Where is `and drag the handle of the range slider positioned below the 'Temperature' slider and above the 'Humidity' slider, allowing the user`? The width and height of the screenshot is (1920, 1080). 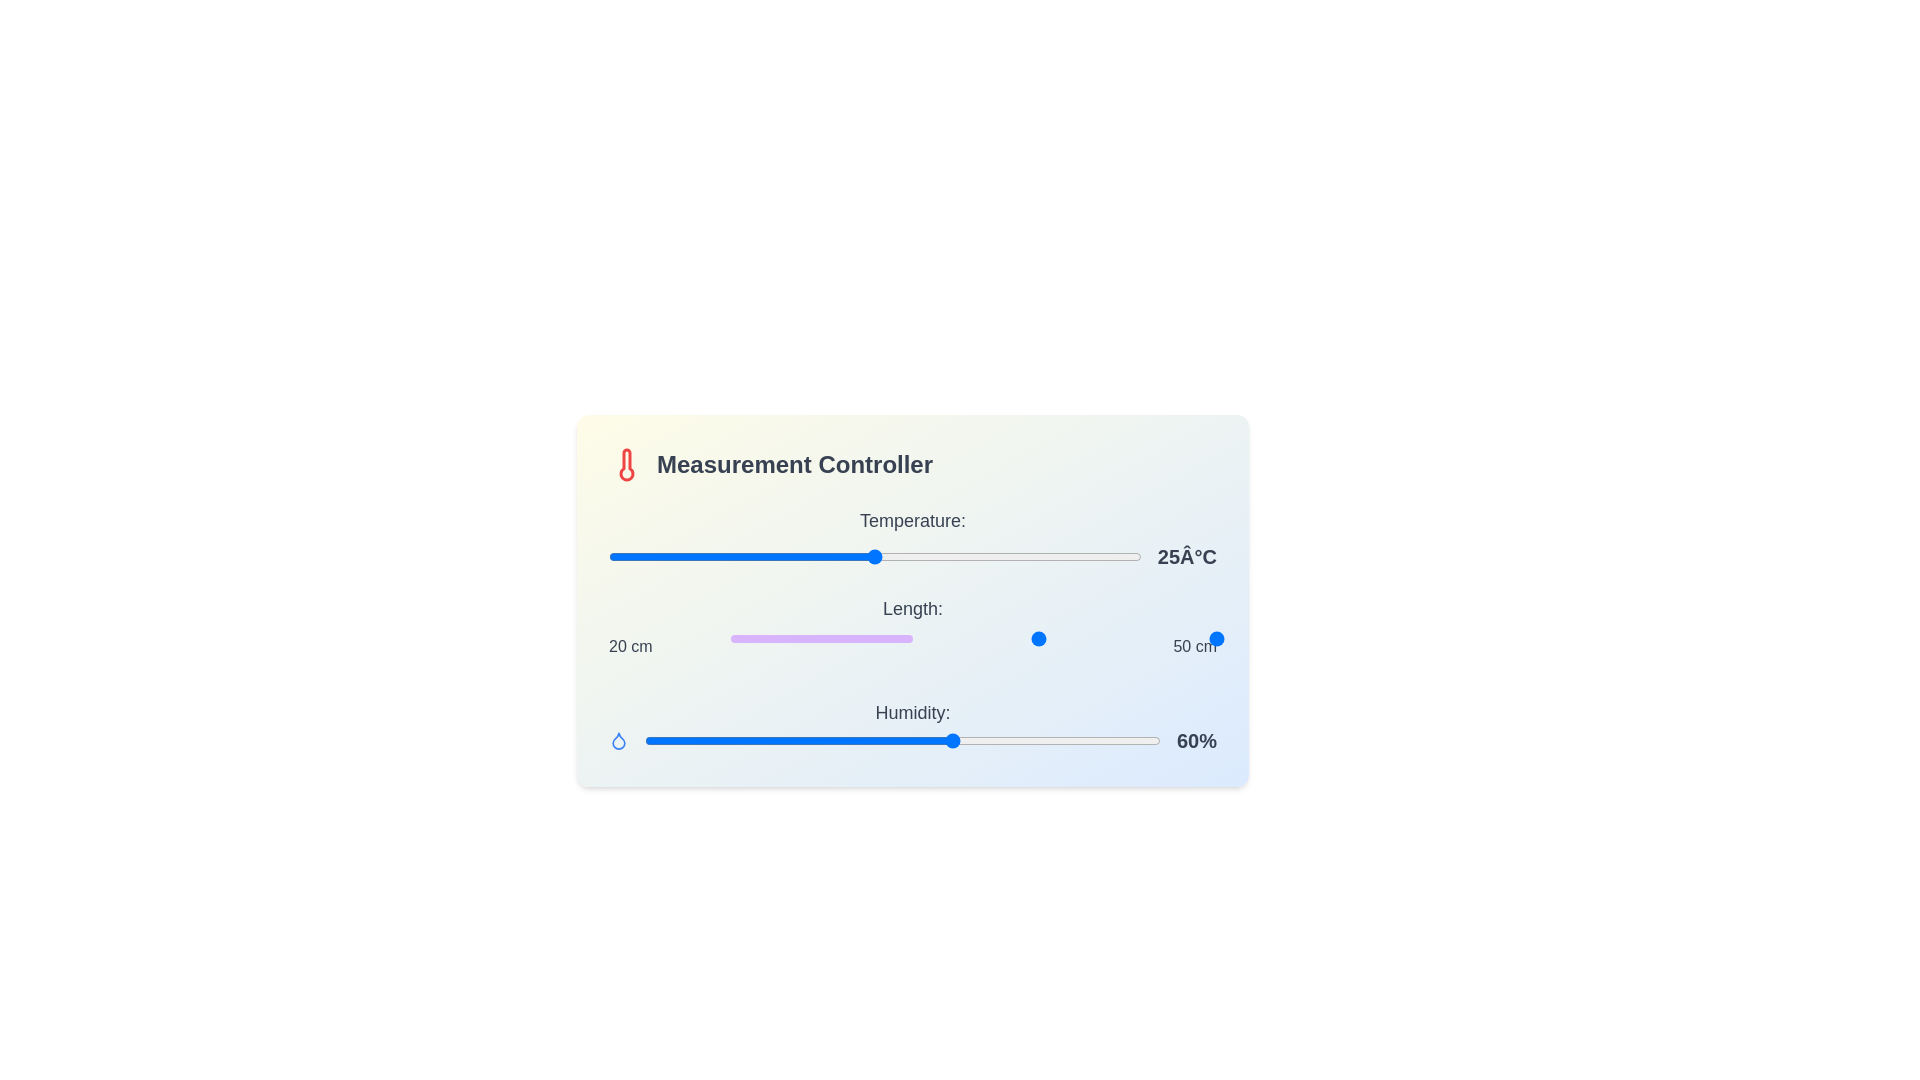 and drag the handle of the range slider positioned below the 'Temperature' slider and above the 'Humidity' slider, allowing the user is located at coordinates (911, 635).